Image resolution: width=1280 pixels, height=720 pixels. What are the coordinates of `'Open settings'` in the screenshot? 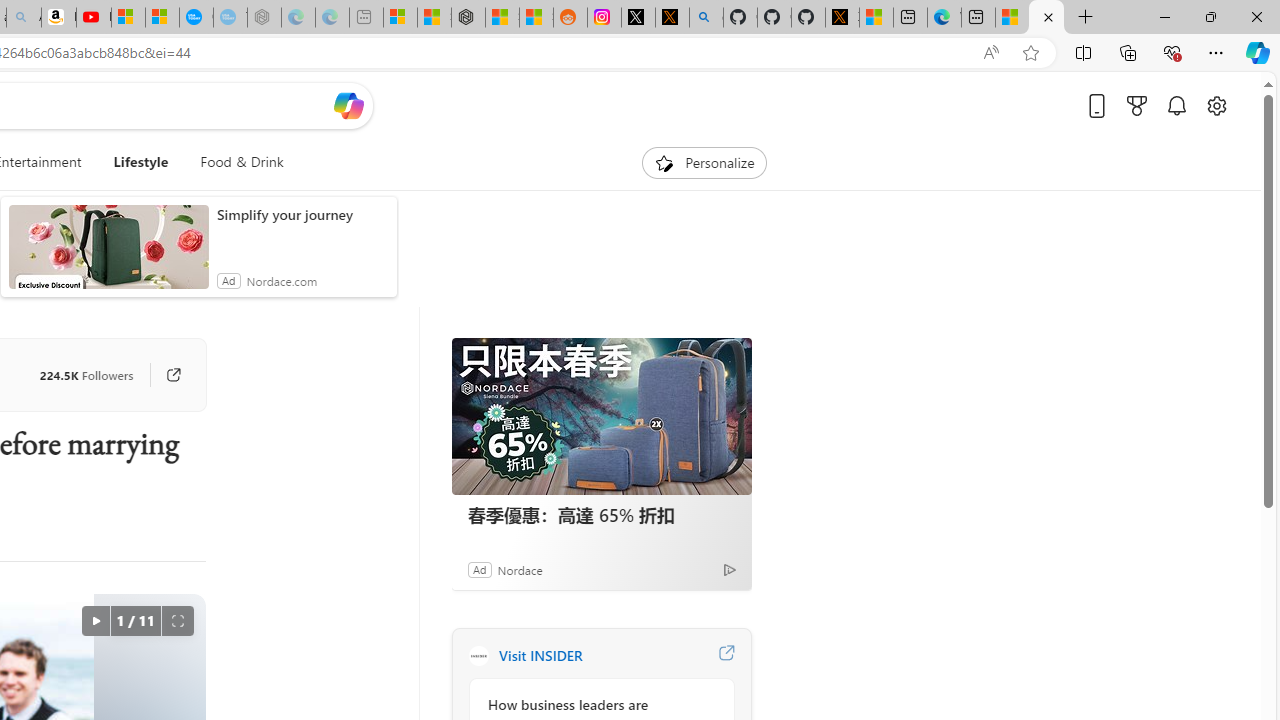 It's located at (1215, 105).